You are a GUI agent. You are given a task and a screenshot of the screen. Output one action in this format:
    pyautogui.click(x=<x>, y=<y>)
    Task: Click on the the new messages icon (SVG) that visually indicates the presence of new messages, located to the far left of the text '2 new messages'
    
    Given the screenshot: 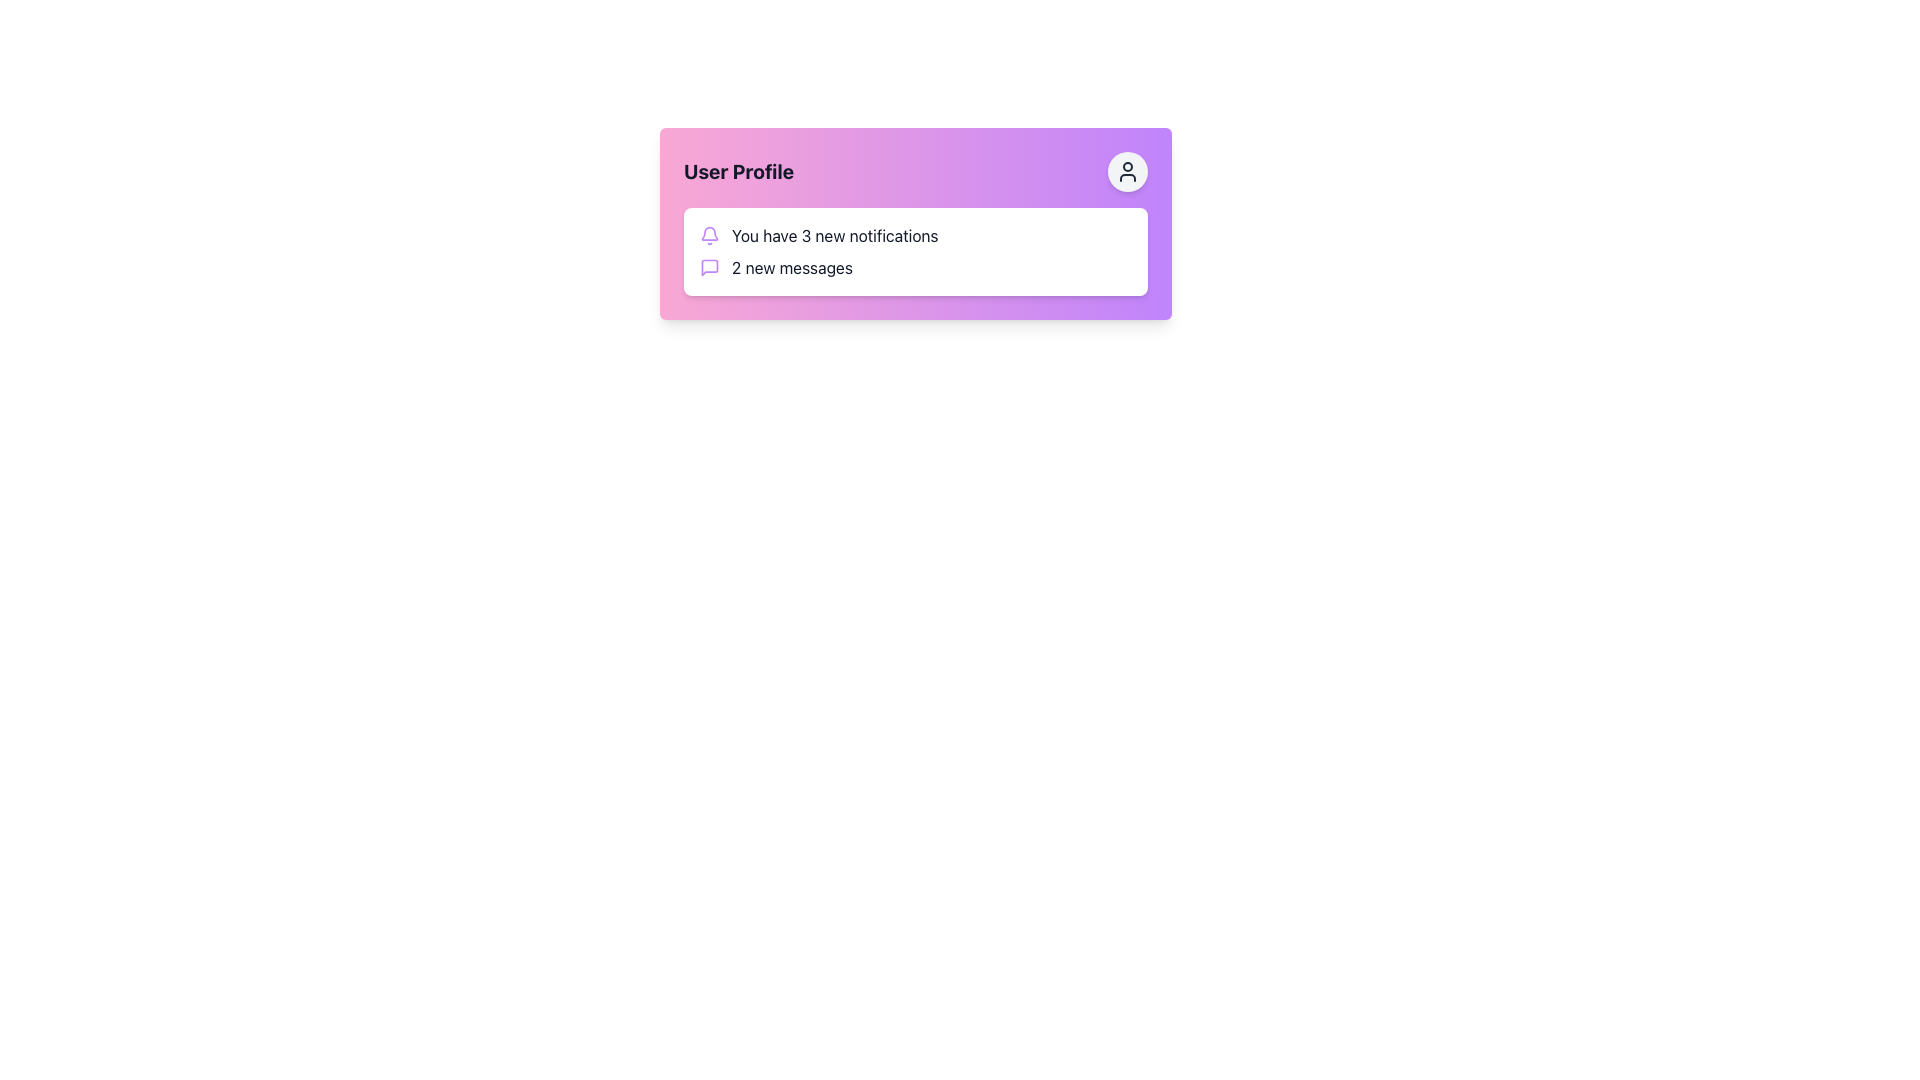 What is the action you would take?
    pyautogui.click(x=710, y=266)
    